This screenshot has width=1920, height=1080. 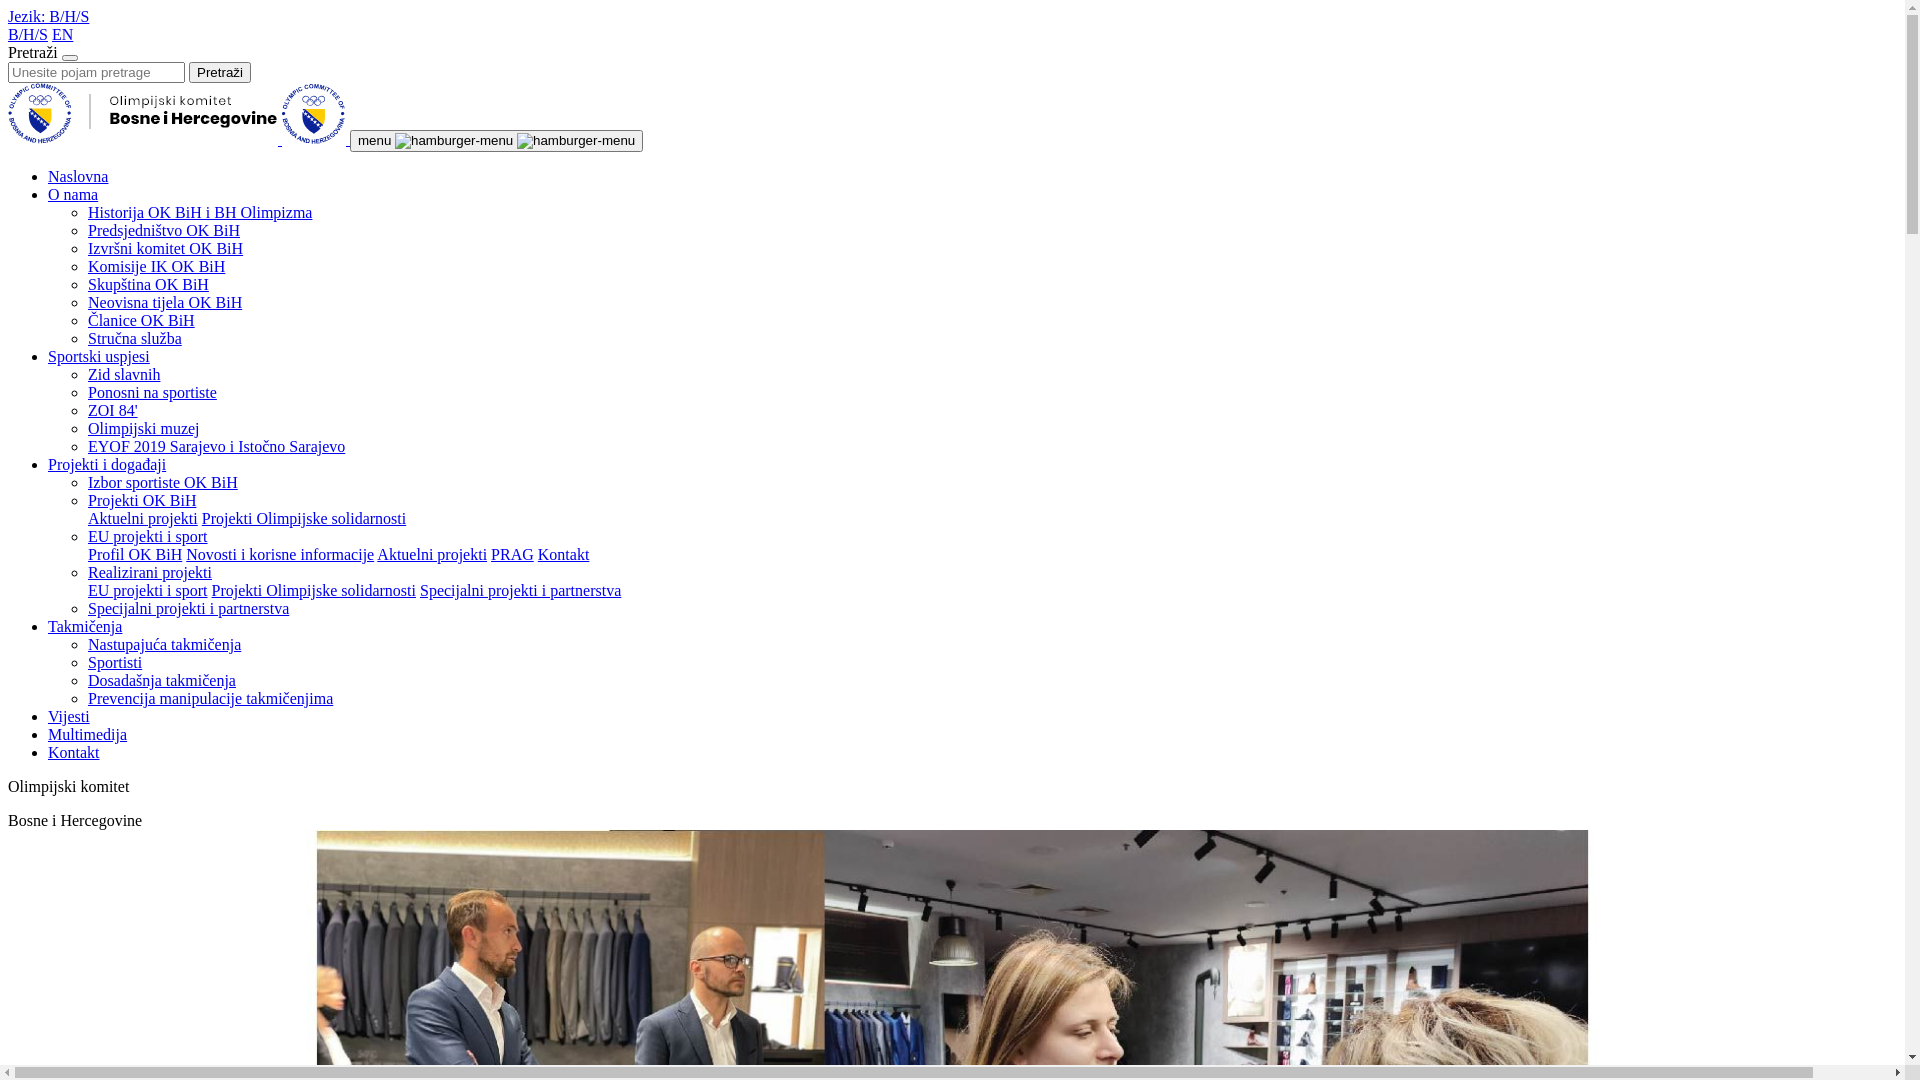 I want to click on 'Kontakt', so click(x=73, y=752).